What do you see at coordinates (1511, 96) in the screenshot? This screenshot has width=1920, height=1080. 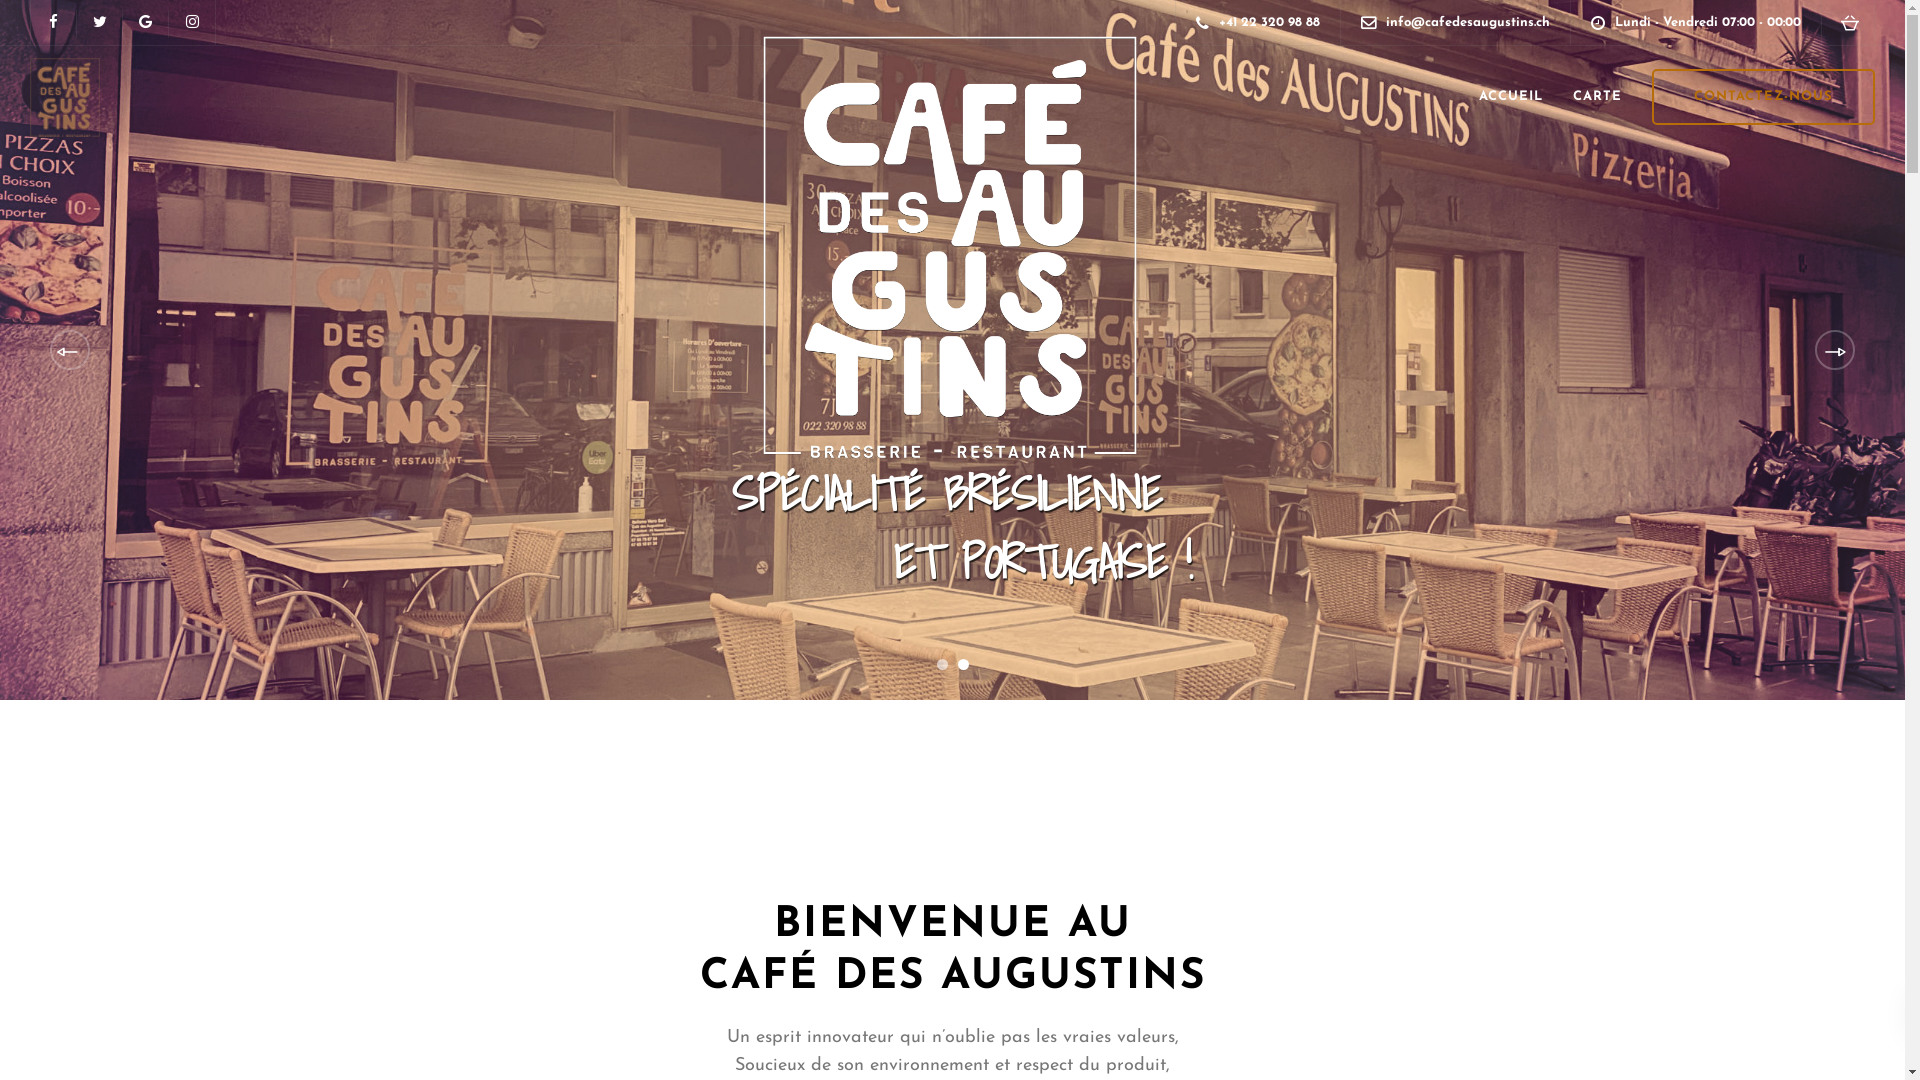 I see `'ACCUEIL'` at bounding box center [1511, 96].